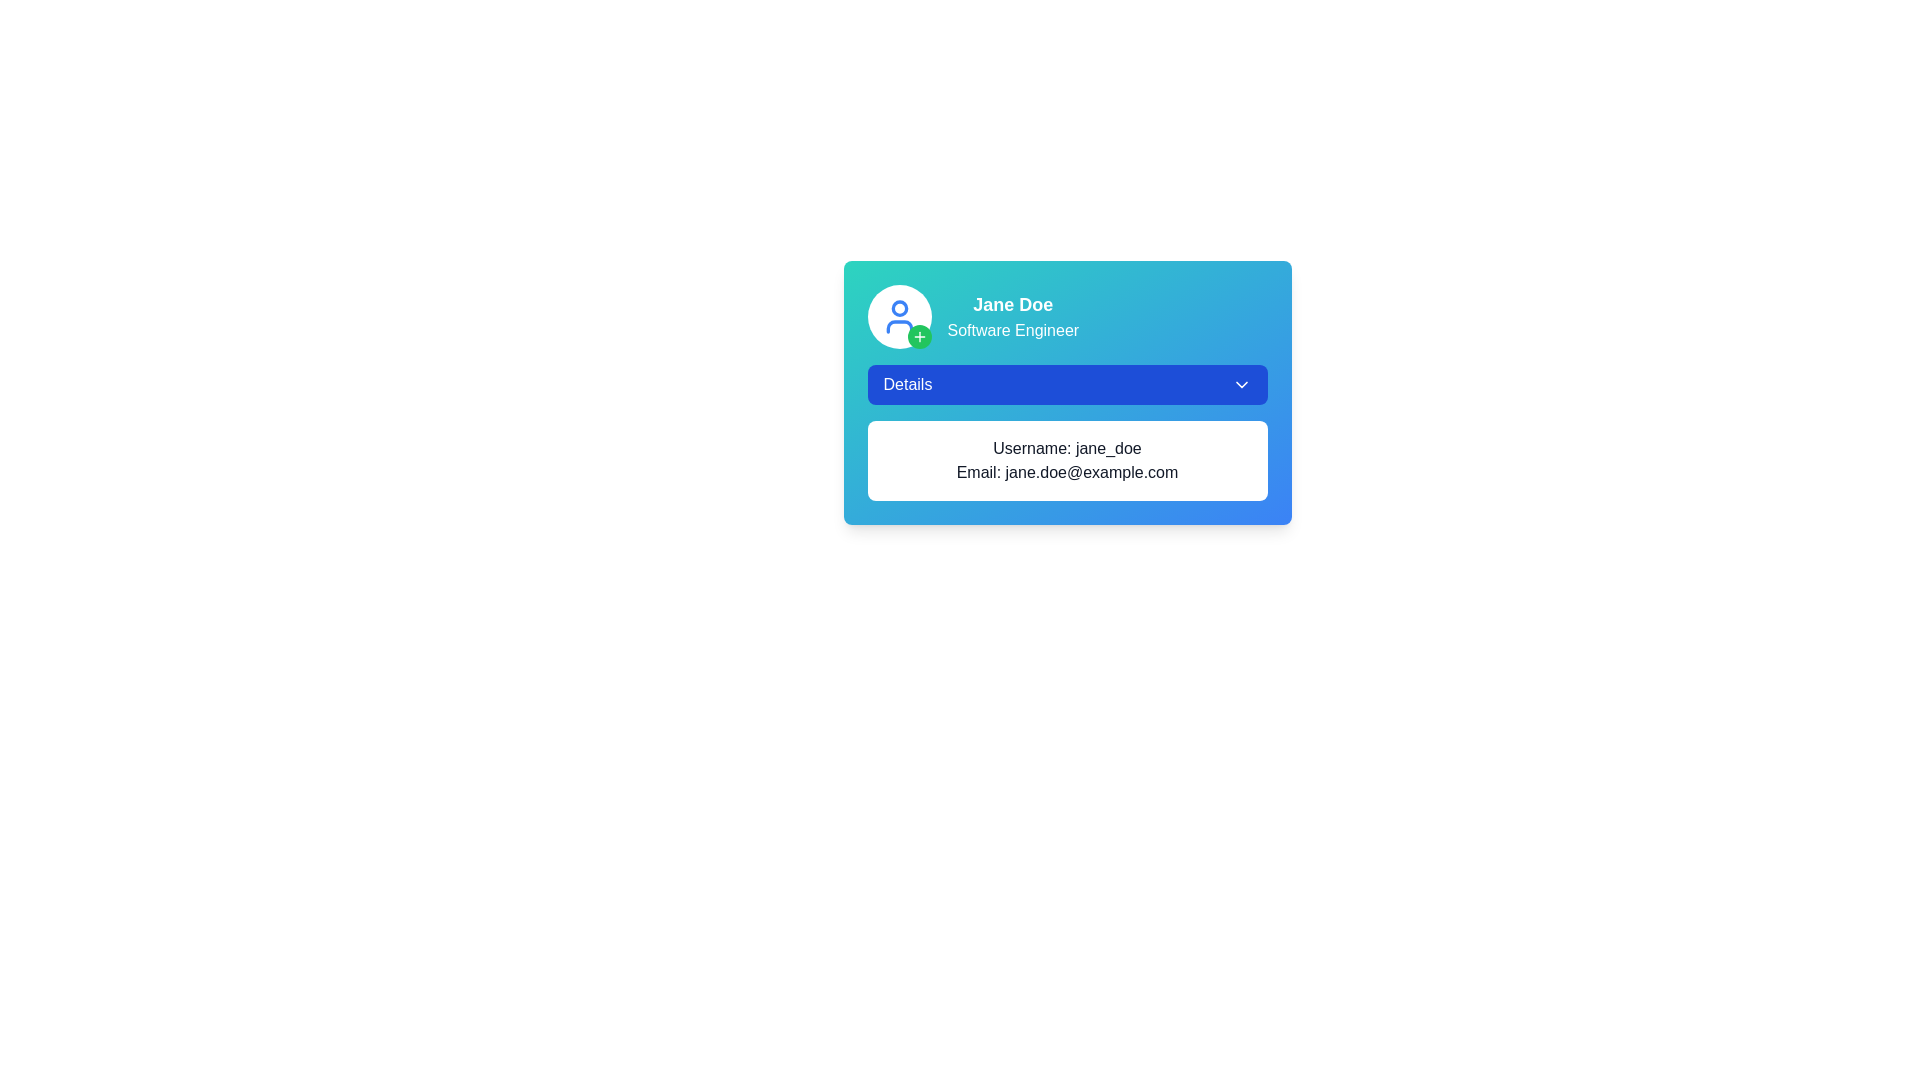 The height and width of the screenshot is (1080, 1920). Describe the element at coordinates (1066, 315) in the screenshot. I see `the profile information label, which includes a graphical icon and textual information about the user's name and job title, located at the top section of the centered card with a gradient blue-teal background` at that location.